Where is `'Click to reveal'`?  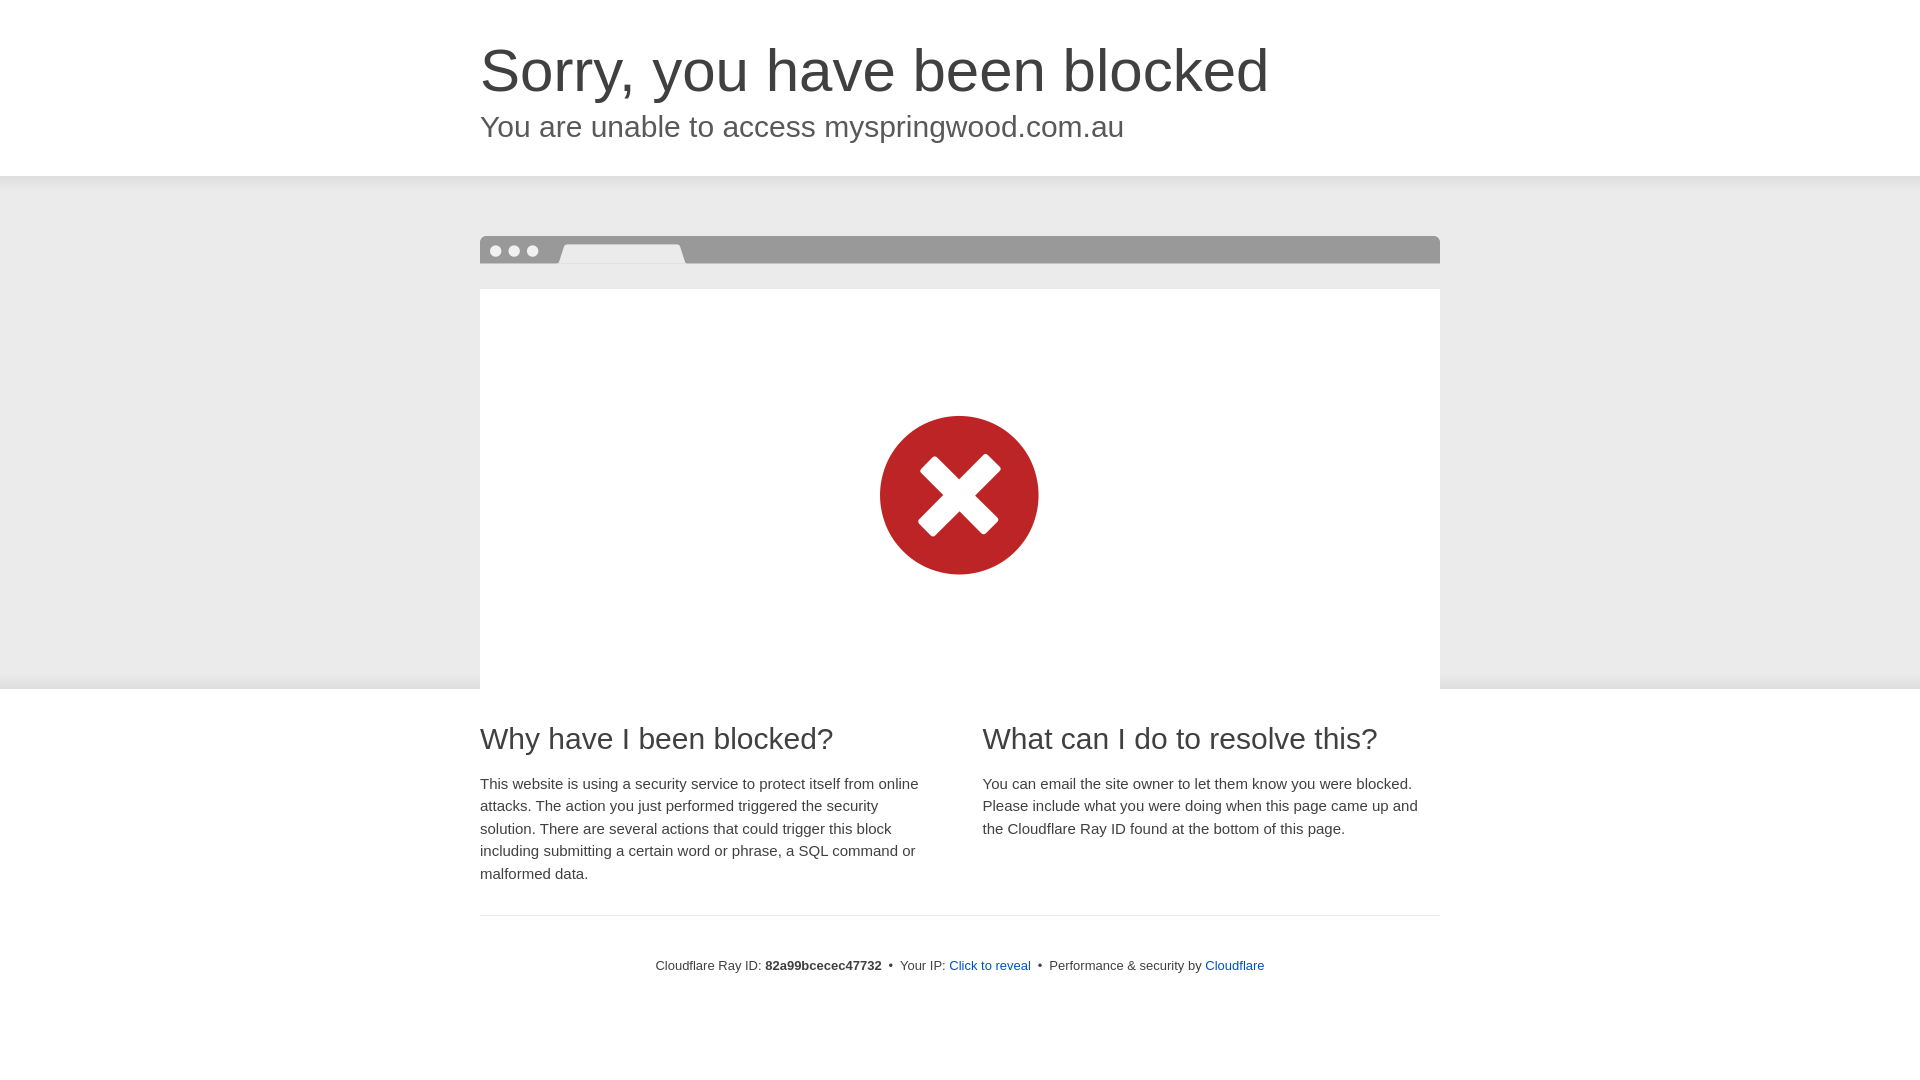
'Click to reveal' is located at coordinates (989, 964).